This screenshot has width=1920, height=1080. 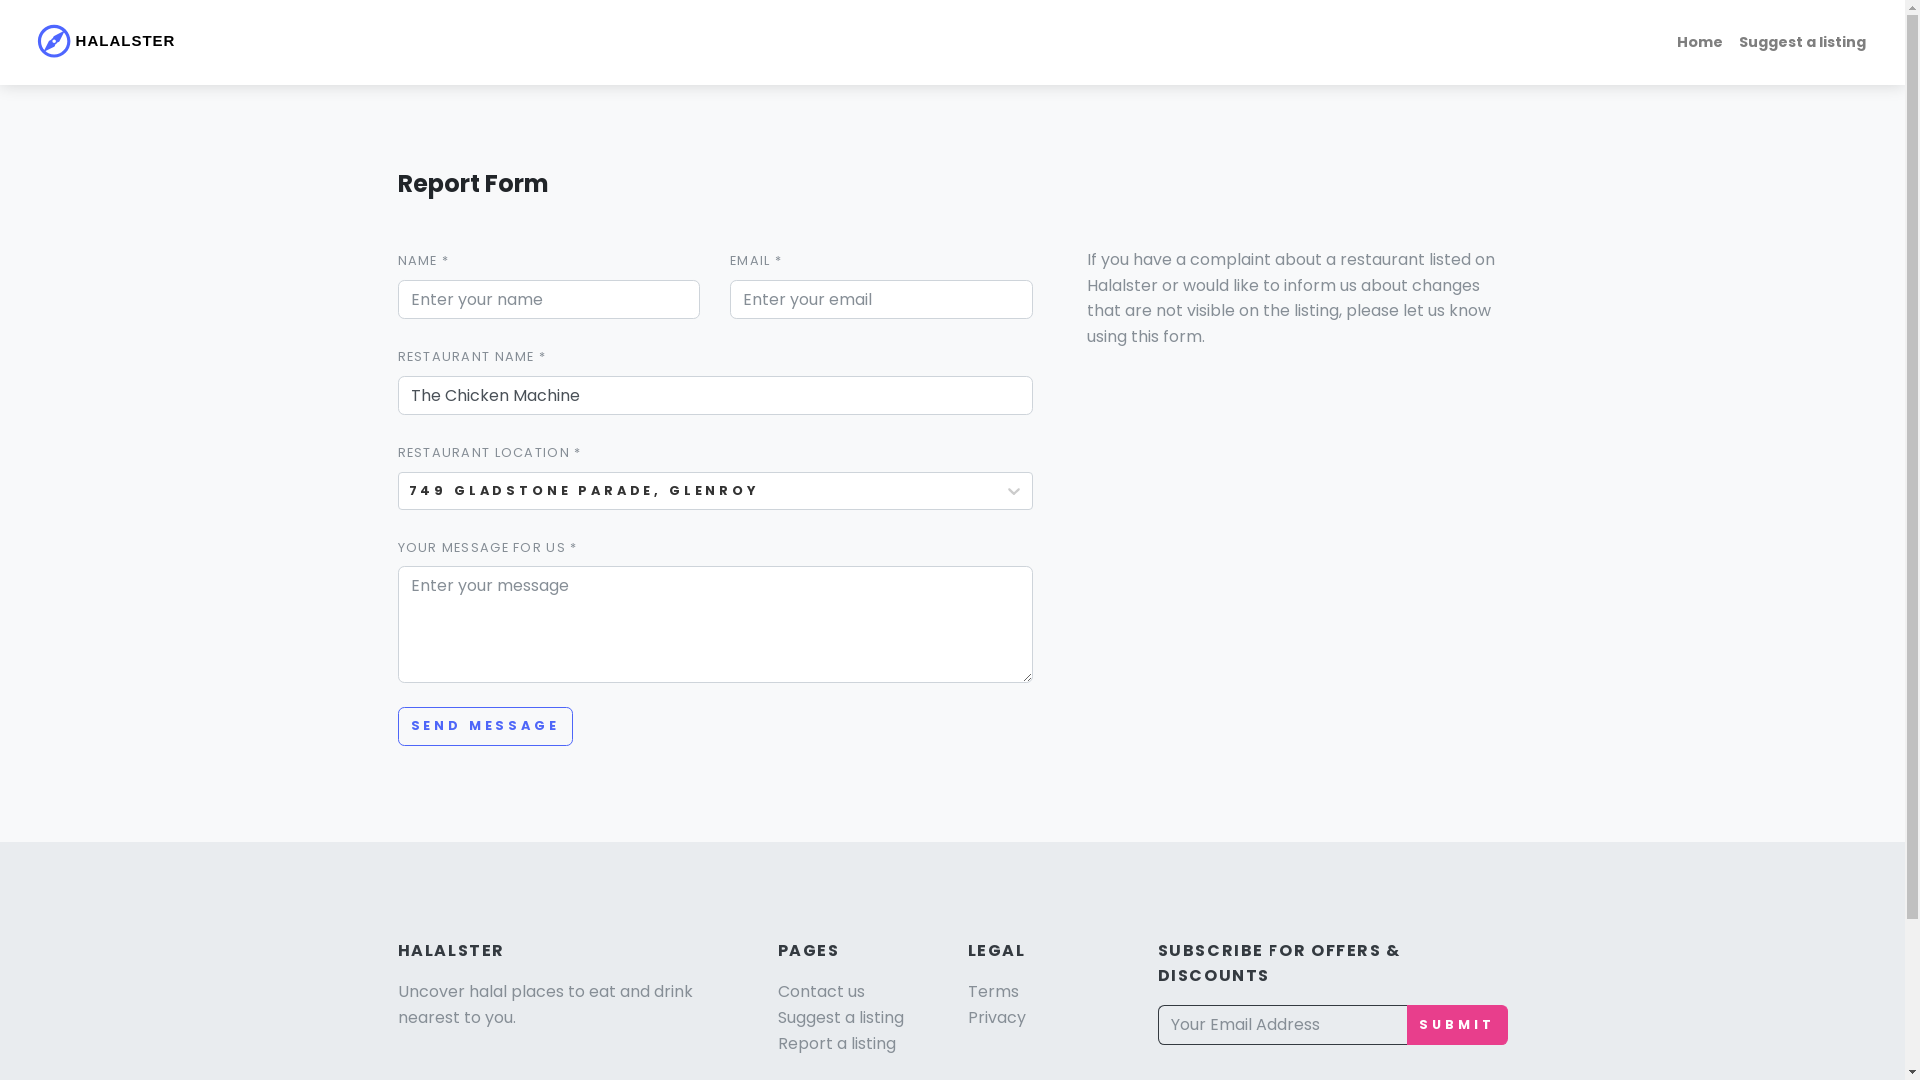 What do you see at coordinates (821, 991) in the screenshot?
I see `'Contact us'` at bounding box center [821, 991].